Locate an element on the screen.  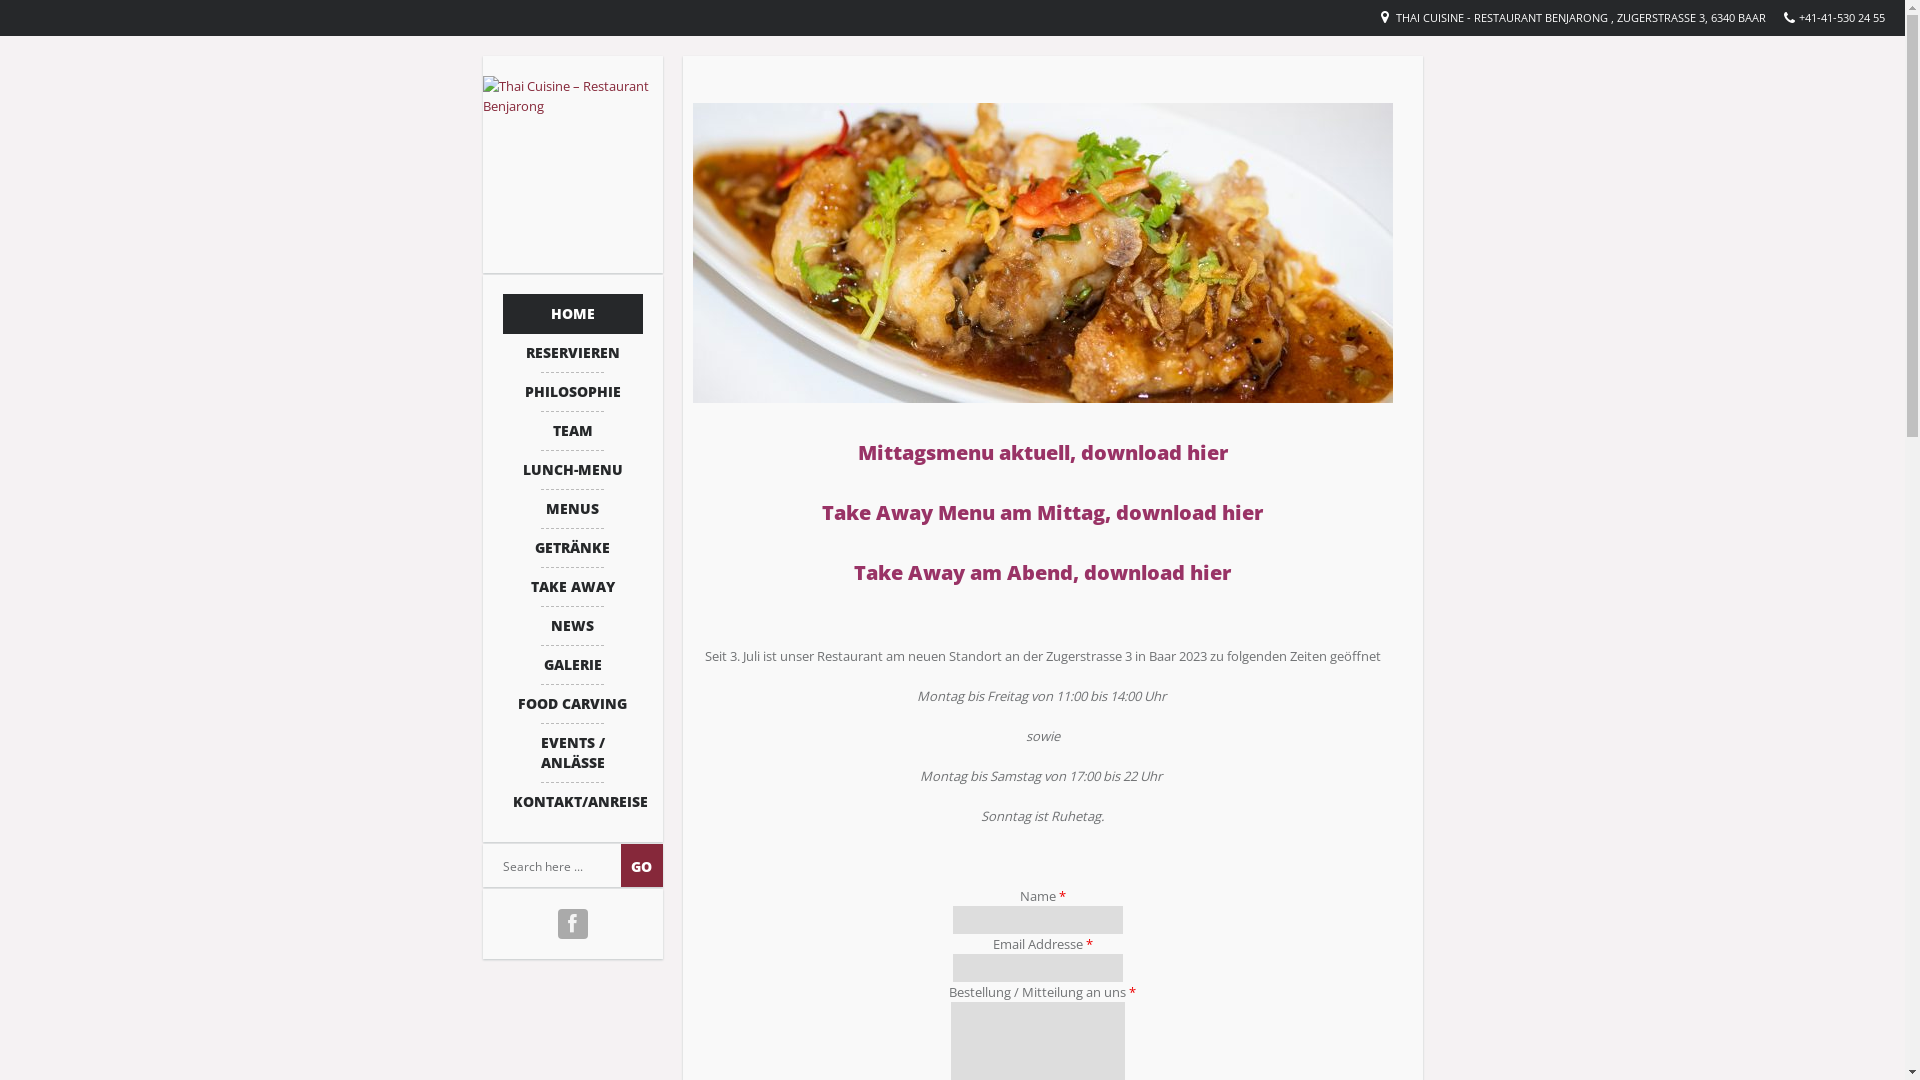
'PHILOSOPHIE' is located at coordinates (570, 392).